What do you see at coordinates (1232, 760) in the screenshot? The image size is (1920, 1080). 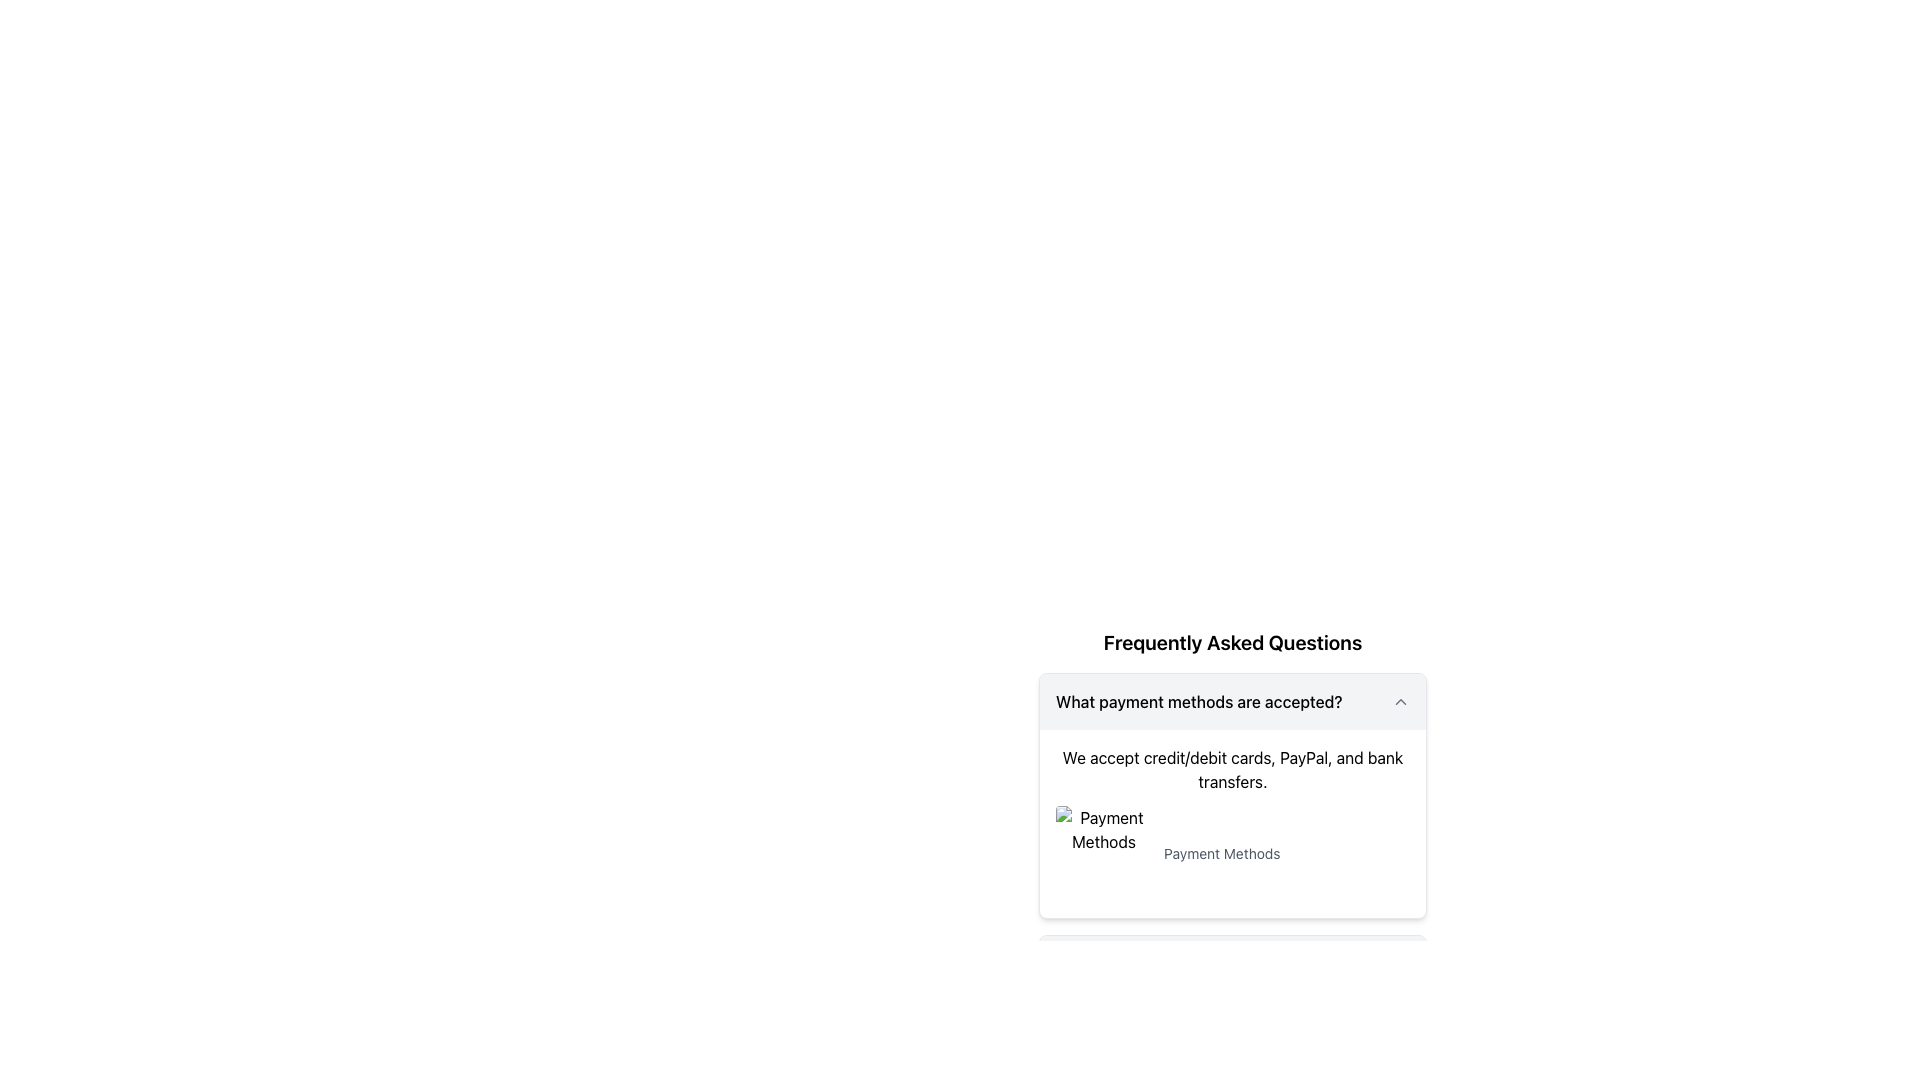 I see `the informational section about payment methods in the Frequently Asked Questions block to read its content` at bounding box center [1232, 760].